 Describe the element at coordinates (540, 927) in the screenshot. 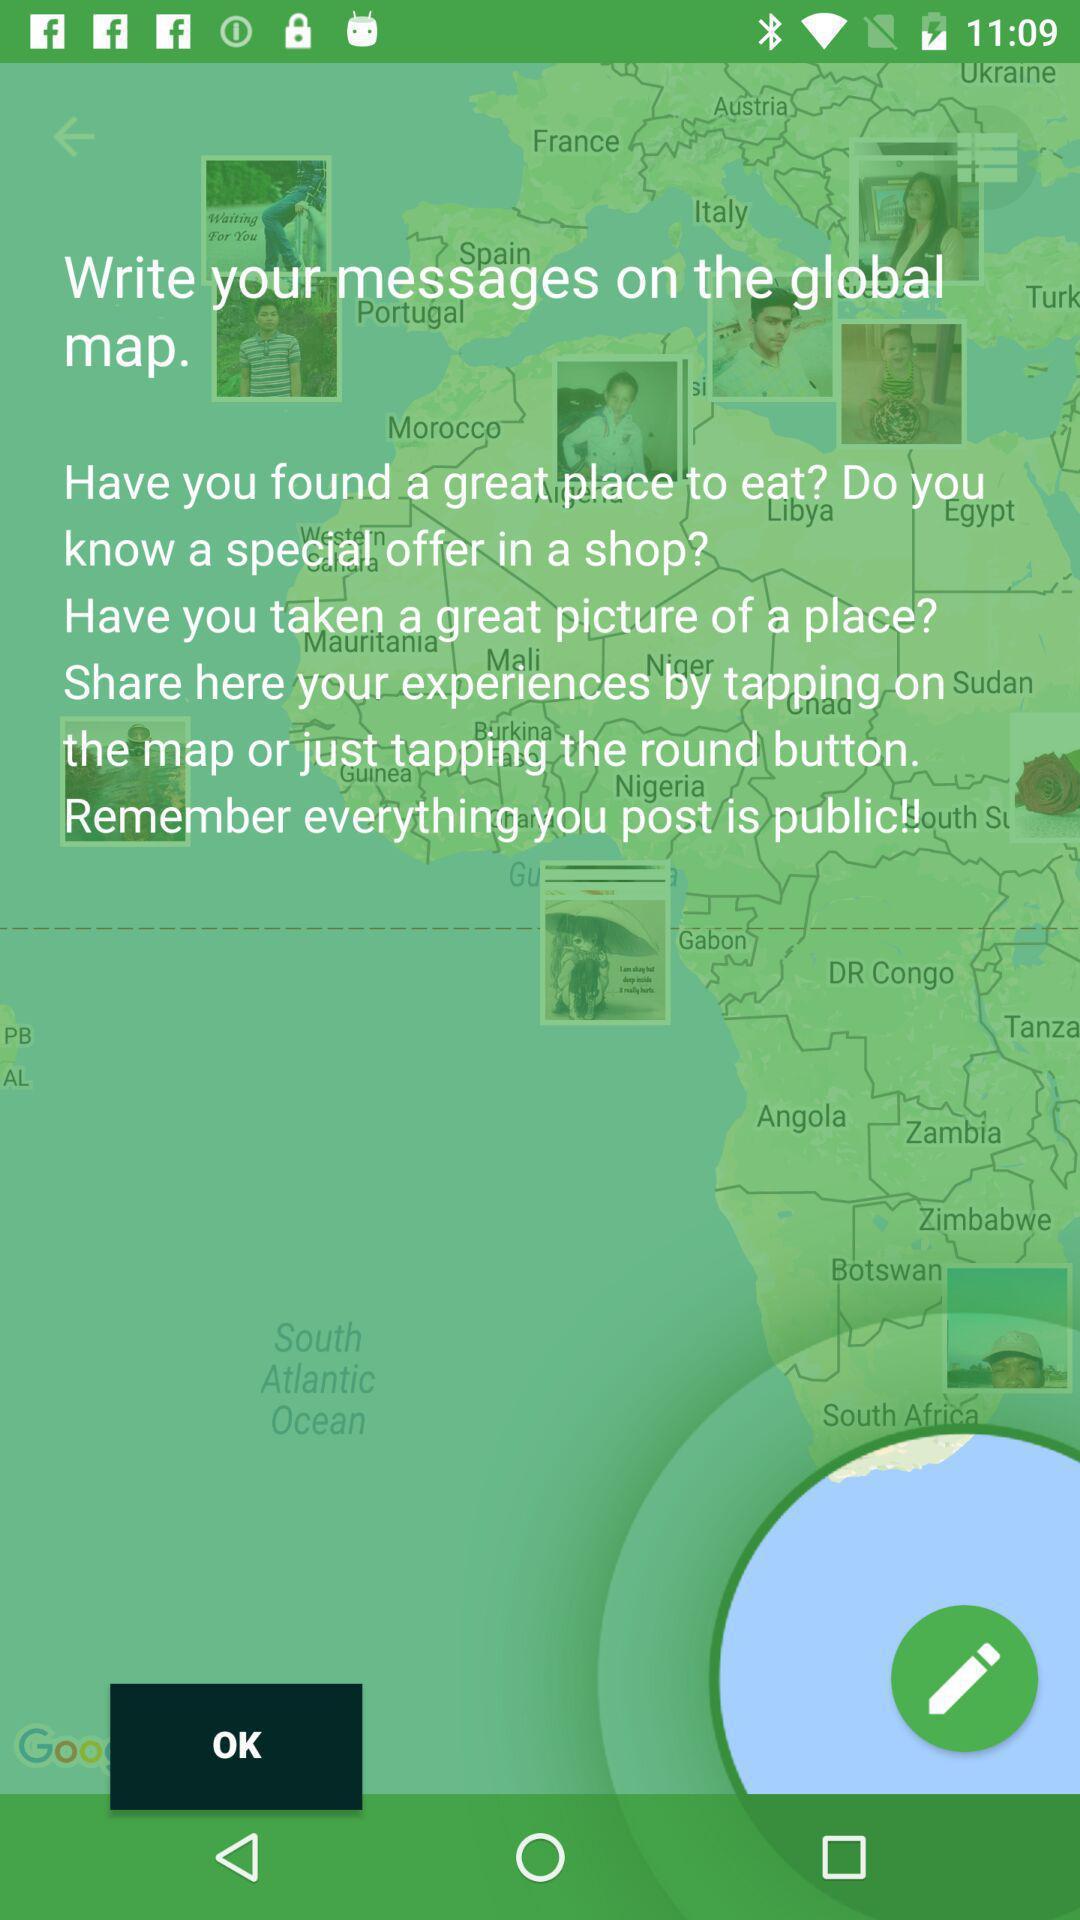

I see `icon at the center` at that location.